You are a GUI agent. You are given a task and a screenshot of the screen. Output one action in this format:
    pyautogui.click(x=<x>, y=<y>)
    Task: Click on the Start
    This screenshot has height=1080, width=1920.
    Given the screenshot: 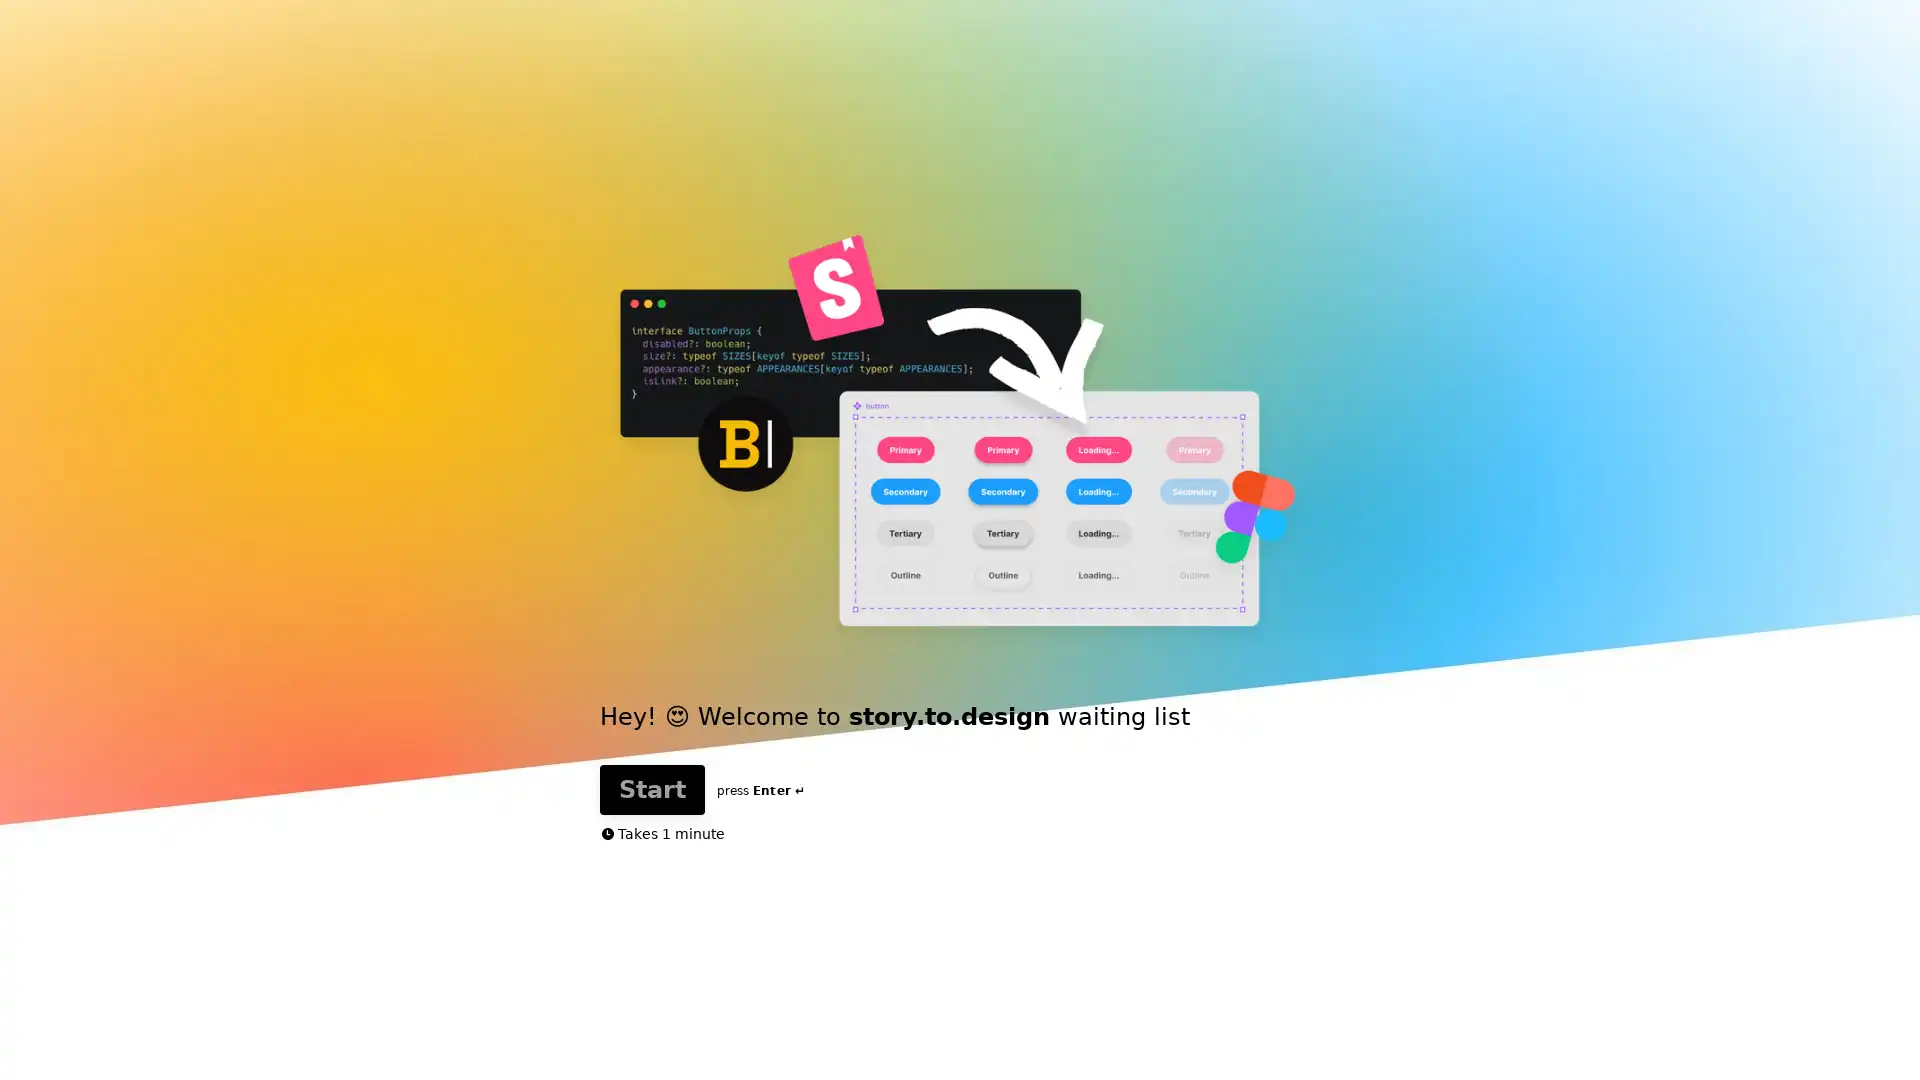 What is the action you would take?
    pyautogui.click(x=1063, y=548)
    